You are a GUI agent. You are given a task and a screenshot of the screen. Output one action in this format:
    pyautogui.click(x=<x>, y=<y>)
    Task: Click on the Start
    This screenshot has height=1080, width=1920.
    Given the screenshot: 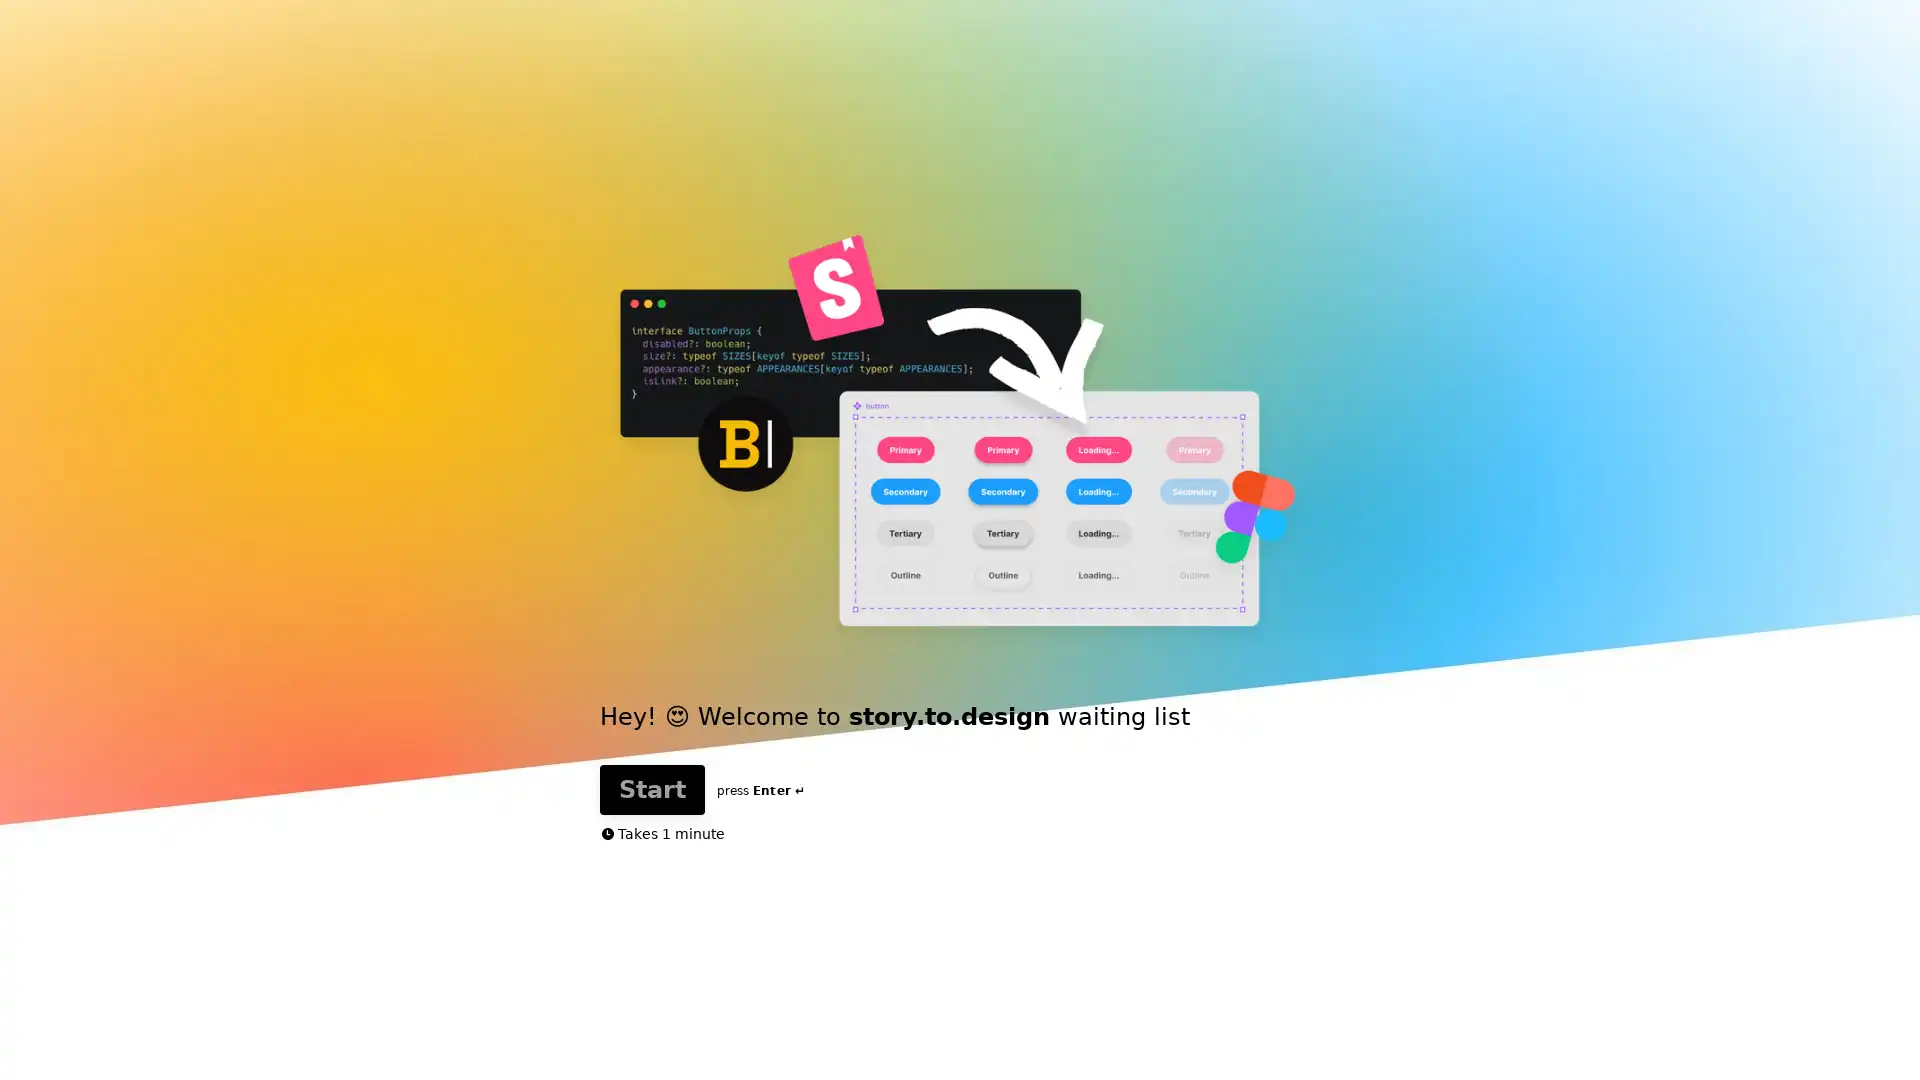 What is the action you would take?
    pyautogui.click(x=1063, y=548)
    